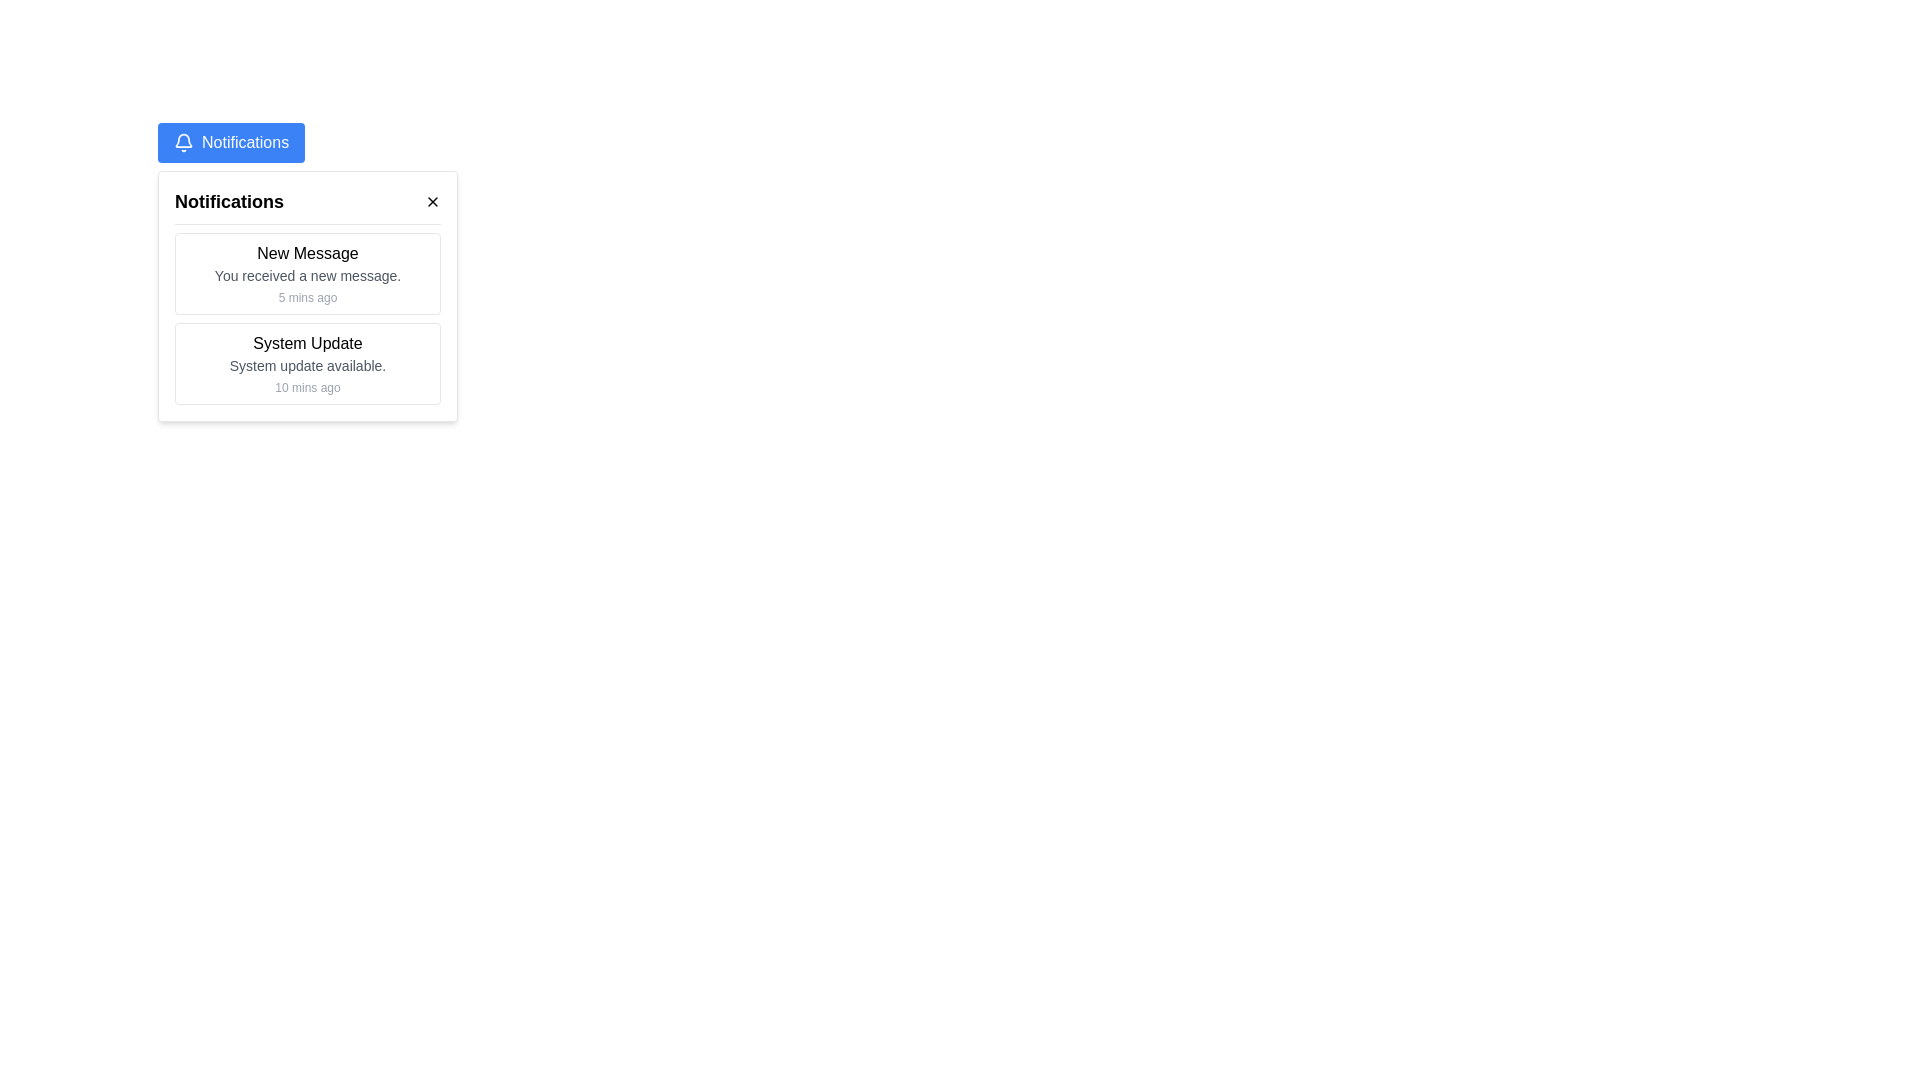 Image resolution: width=1920 pixels, height=1080 pixels. Describe the element at coordinates (306, 273) in the screenshot. I see `details of the notification card titled 'New Message' located at the top of the notification dropdown panel` at that location.